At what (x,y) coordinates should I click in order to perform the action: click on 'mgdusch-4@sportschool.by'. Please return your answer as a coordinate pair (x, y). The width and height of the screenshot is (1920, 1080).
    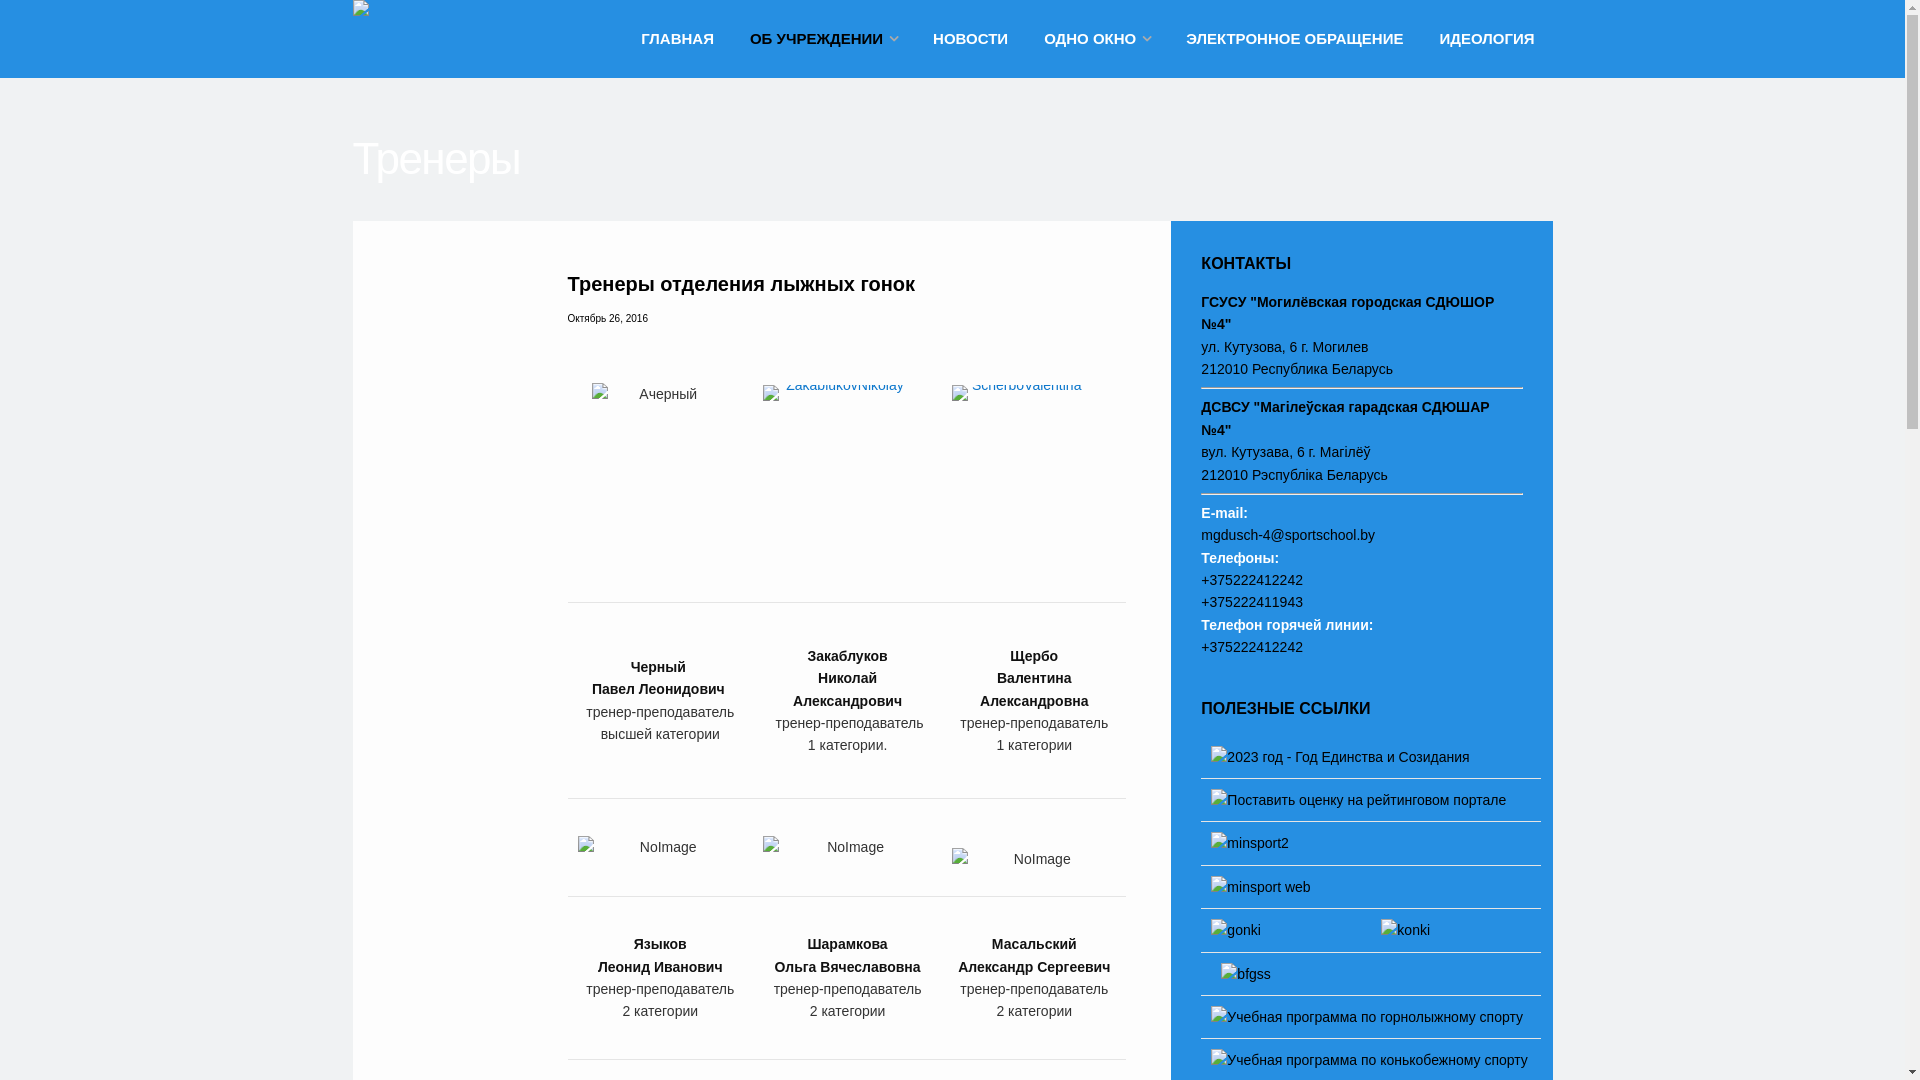
    Looking at the image, I should click on (1287, 534).